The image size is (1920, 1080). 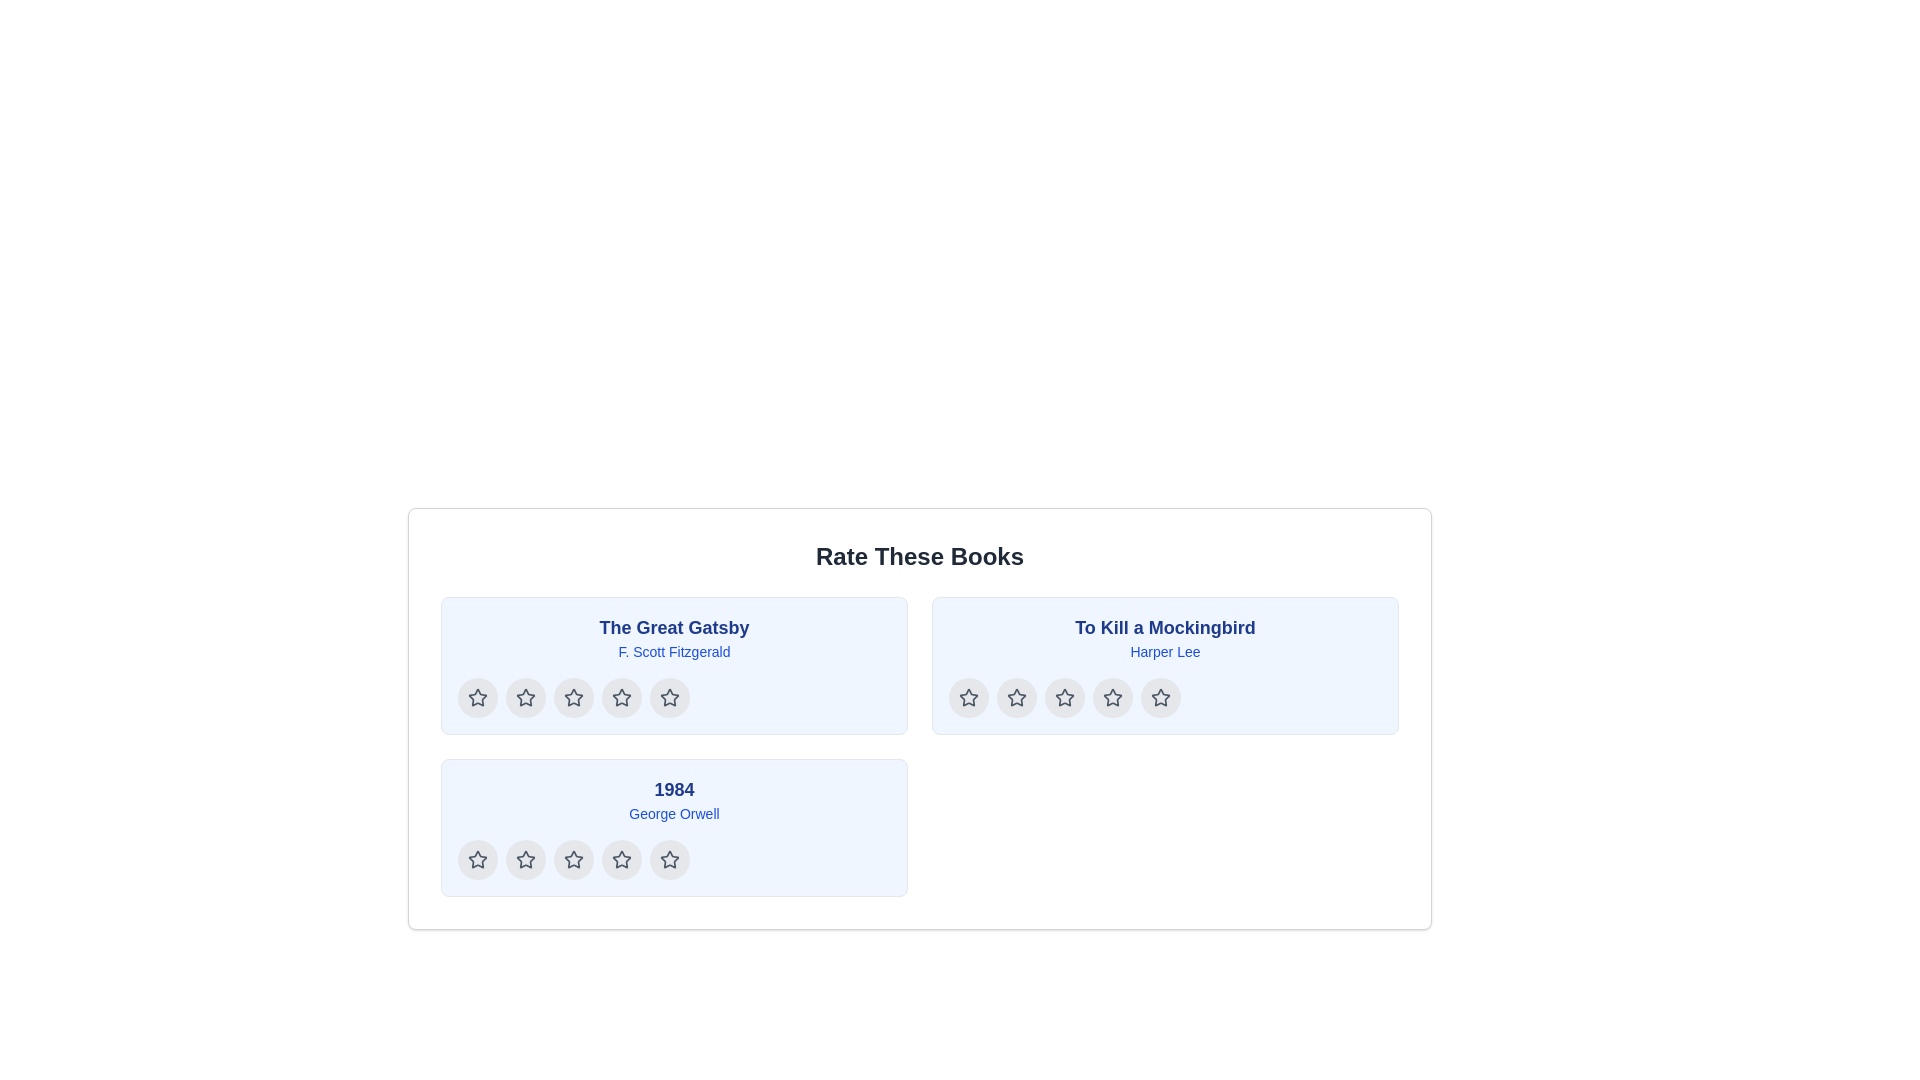 What do you see at coordinates (1161, 697) in the screenshot?
I see `the fifth star icon in the rating component for the book 'To Kill a Mockingbird' to rate it` at bounding box center [1161, 697].